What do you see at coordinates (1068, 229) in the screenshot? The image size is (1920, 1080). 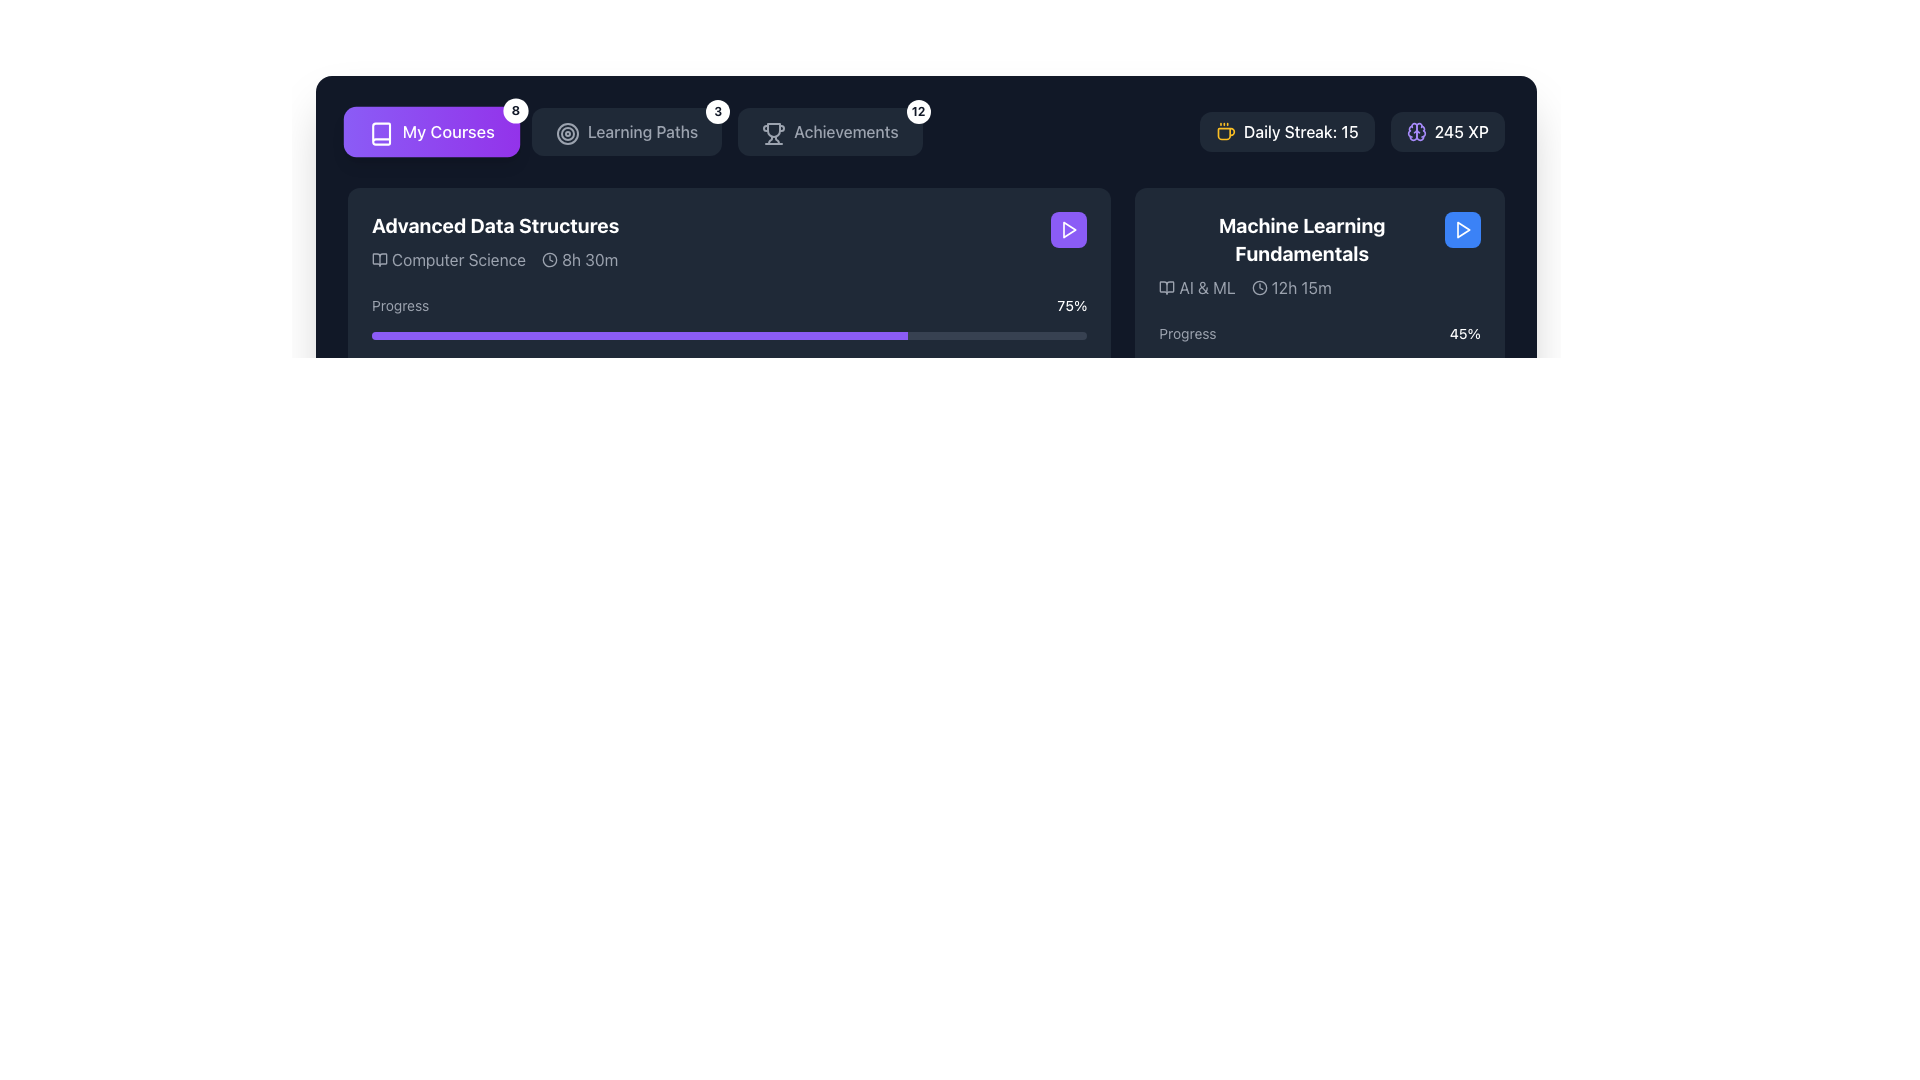 I see `the button in the top-right corner of the 'Advanced Data Structures' card` at bounding box center [1068, 229].